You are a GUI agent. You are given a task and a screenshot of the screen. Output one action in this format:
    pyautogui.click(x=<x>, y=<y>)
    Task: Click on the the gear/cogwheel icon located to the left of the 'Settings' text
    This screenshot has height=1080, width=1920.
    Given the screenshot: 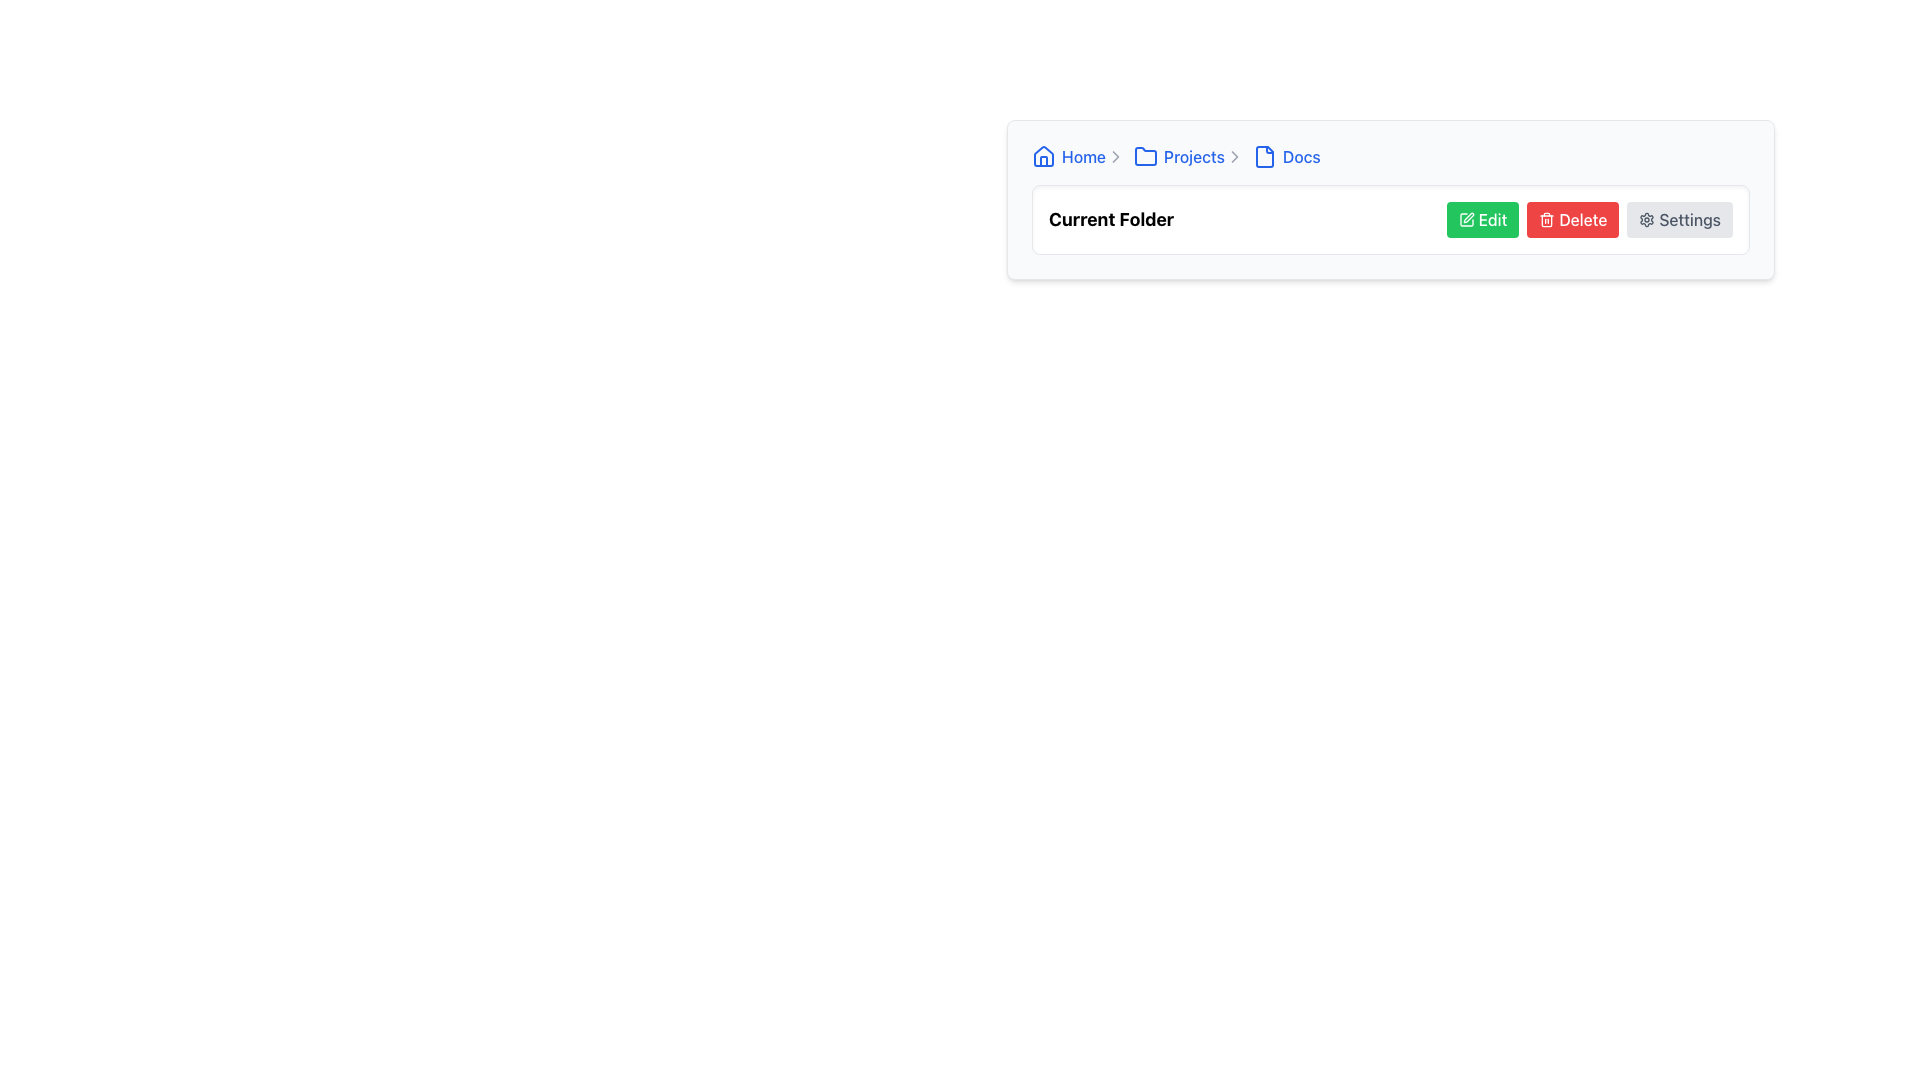 What is the action you would take?
    pyautogui.click(x=1647, y=219)
    